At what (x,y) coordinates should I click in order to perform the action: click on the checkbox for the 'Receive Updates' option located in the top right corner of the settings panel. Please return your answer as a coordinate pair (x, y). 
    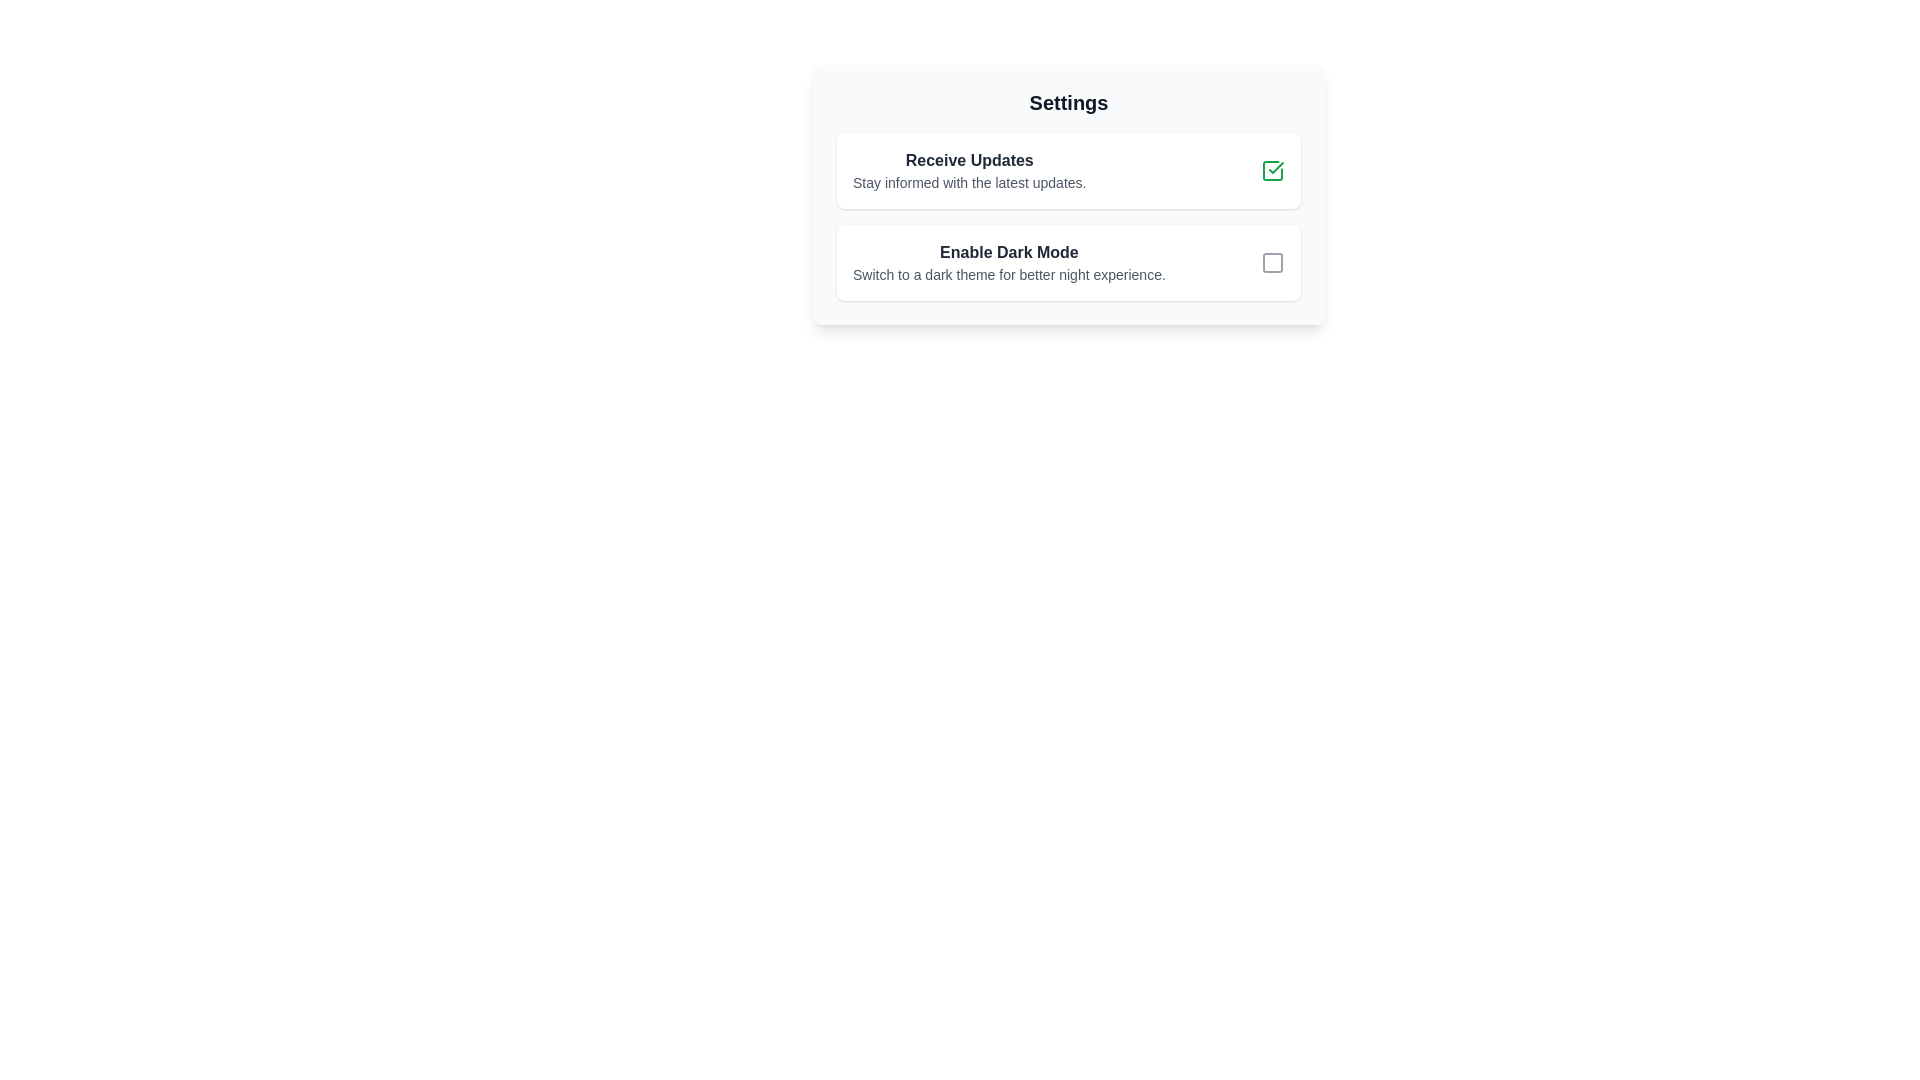
    Looking at the image, I should click on (1271, 169).